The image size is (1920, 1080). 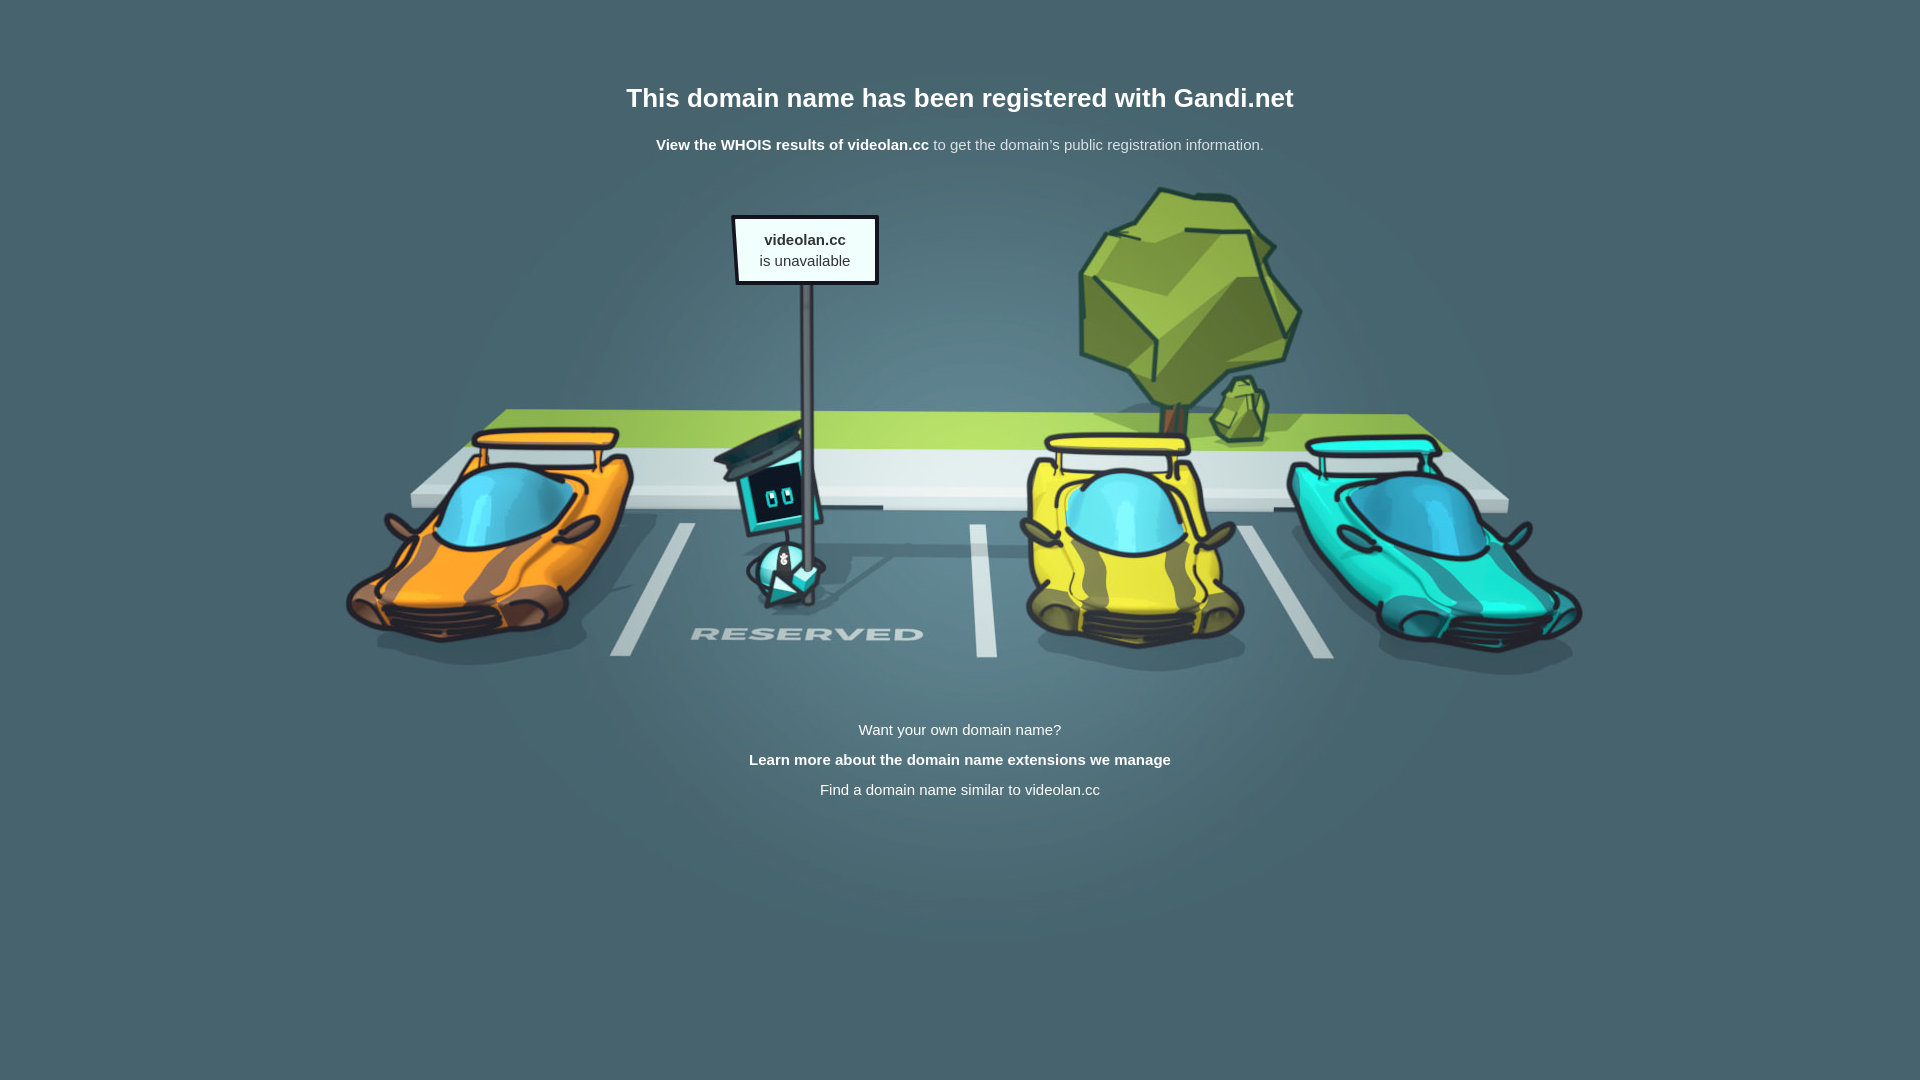 I want to click on 'View the WHOIS results of videolan.cc', so click(x=791, y=143).